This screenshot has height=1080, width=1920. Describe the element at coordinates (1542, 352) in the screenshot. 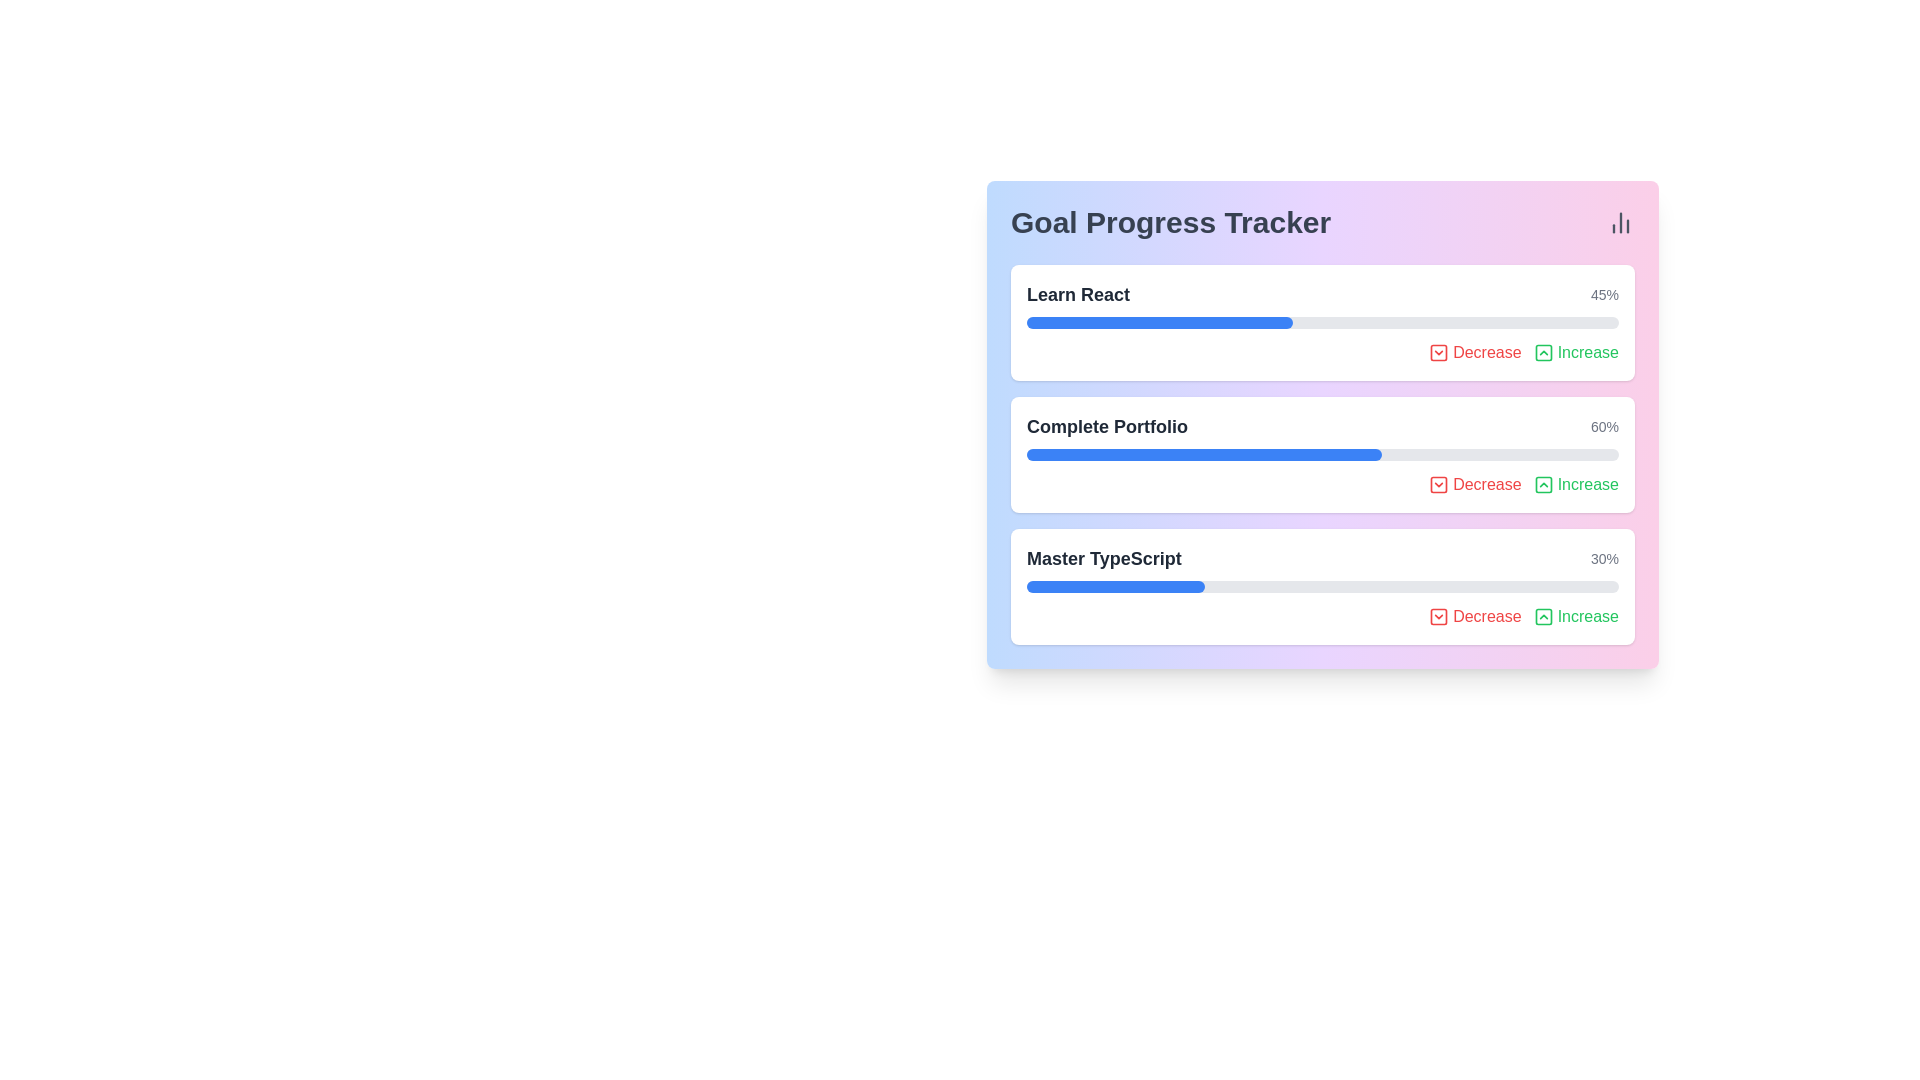

I see `the 'Increase' action icon located to the left of the text 'Increase' in the progress tracker row` at that location.